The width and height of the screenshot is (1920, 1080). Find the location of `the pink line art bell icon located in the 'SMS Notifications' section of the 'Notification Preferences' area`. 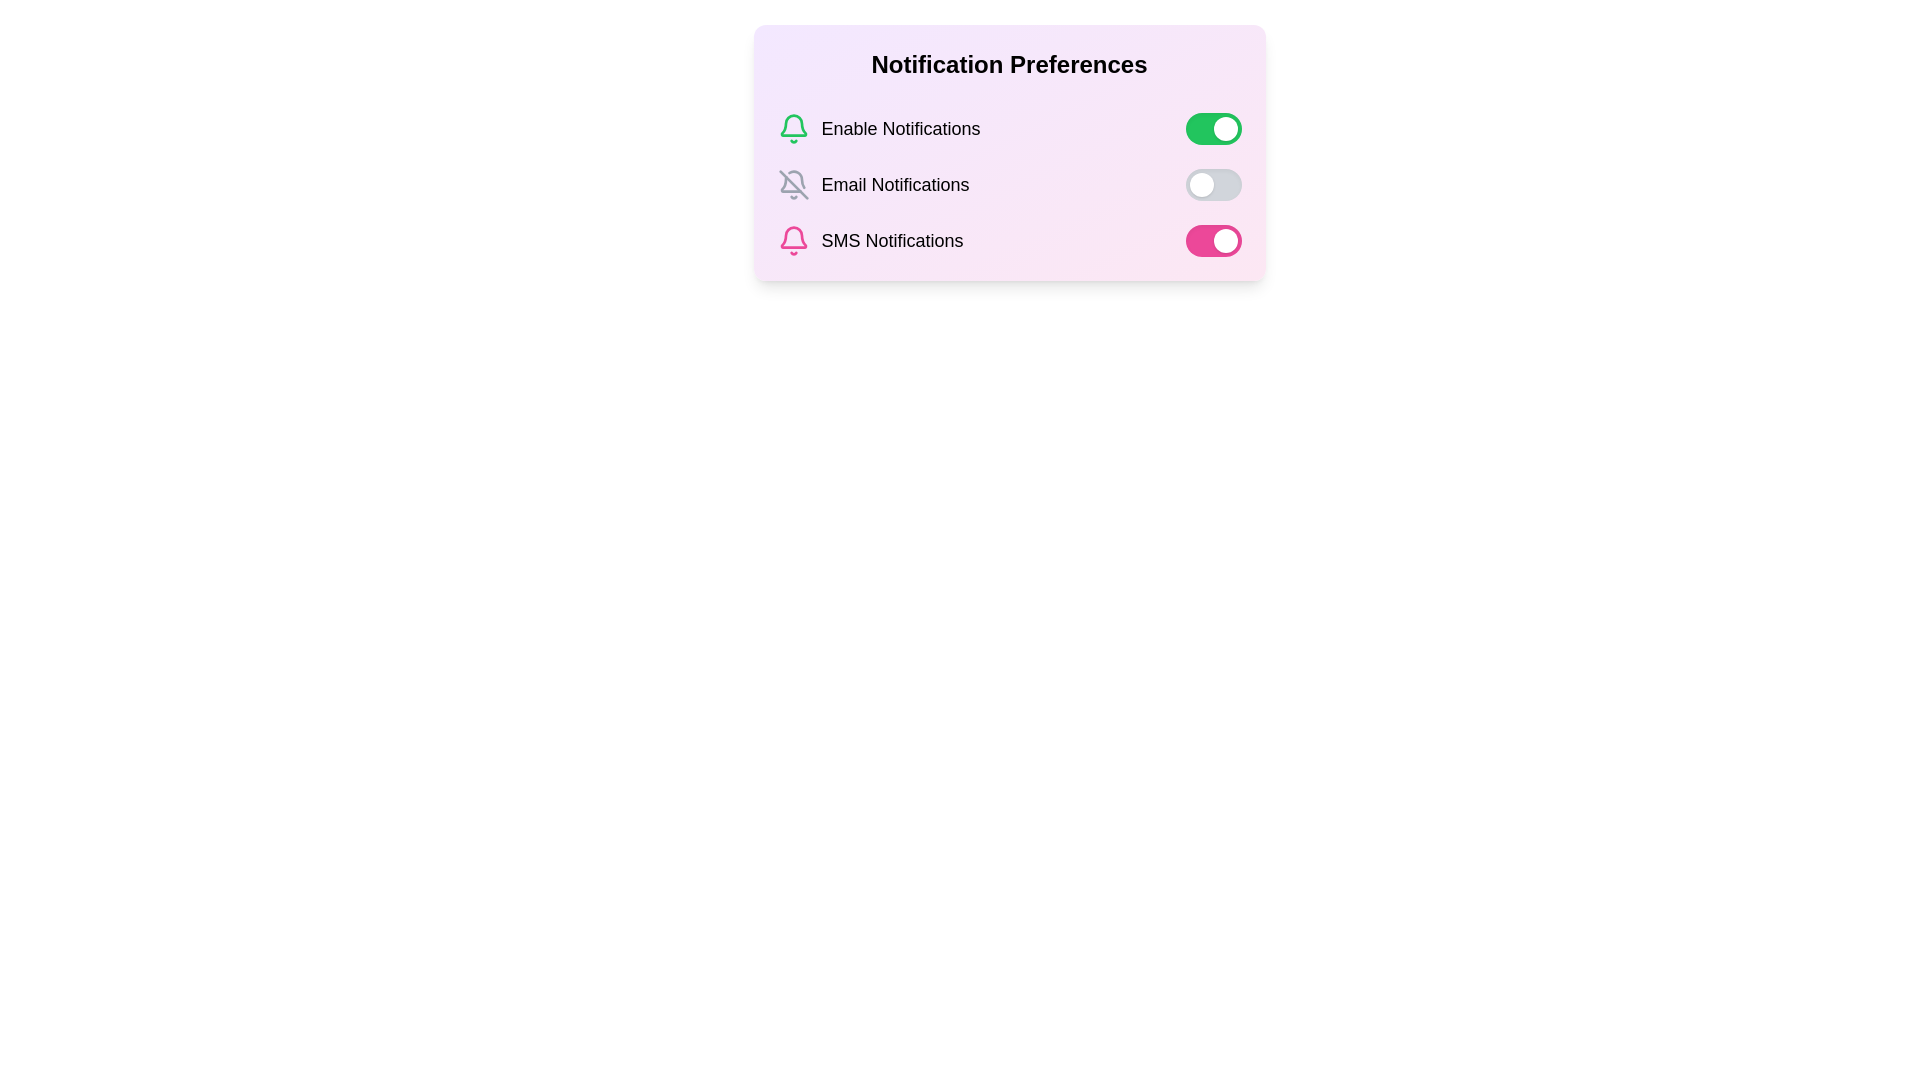

the pink line art bell icon located in the 'SMS Notifications' section of the 'Notification Preferences' area is located at coordinates (792, 236).